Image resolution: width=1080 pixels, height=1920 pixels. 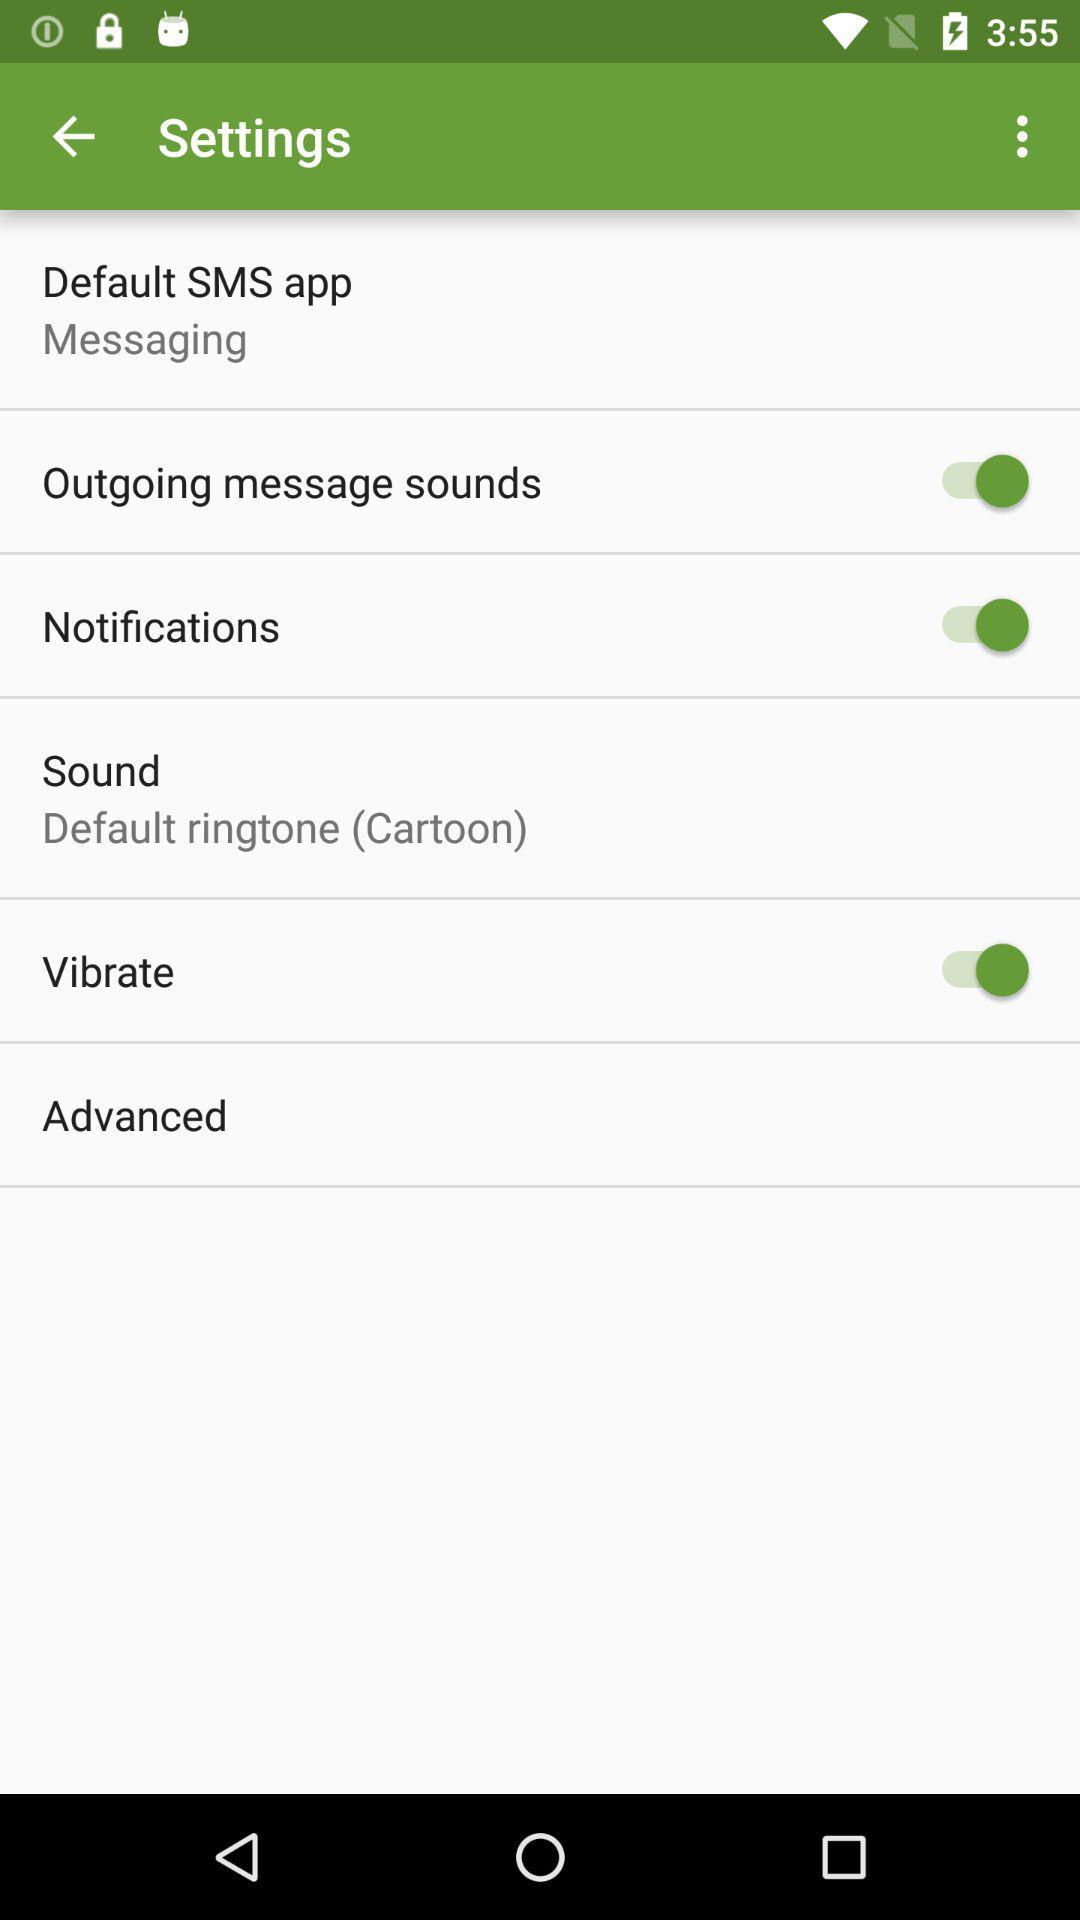 I want to click on the notifications item, so click(x=160, y=624).